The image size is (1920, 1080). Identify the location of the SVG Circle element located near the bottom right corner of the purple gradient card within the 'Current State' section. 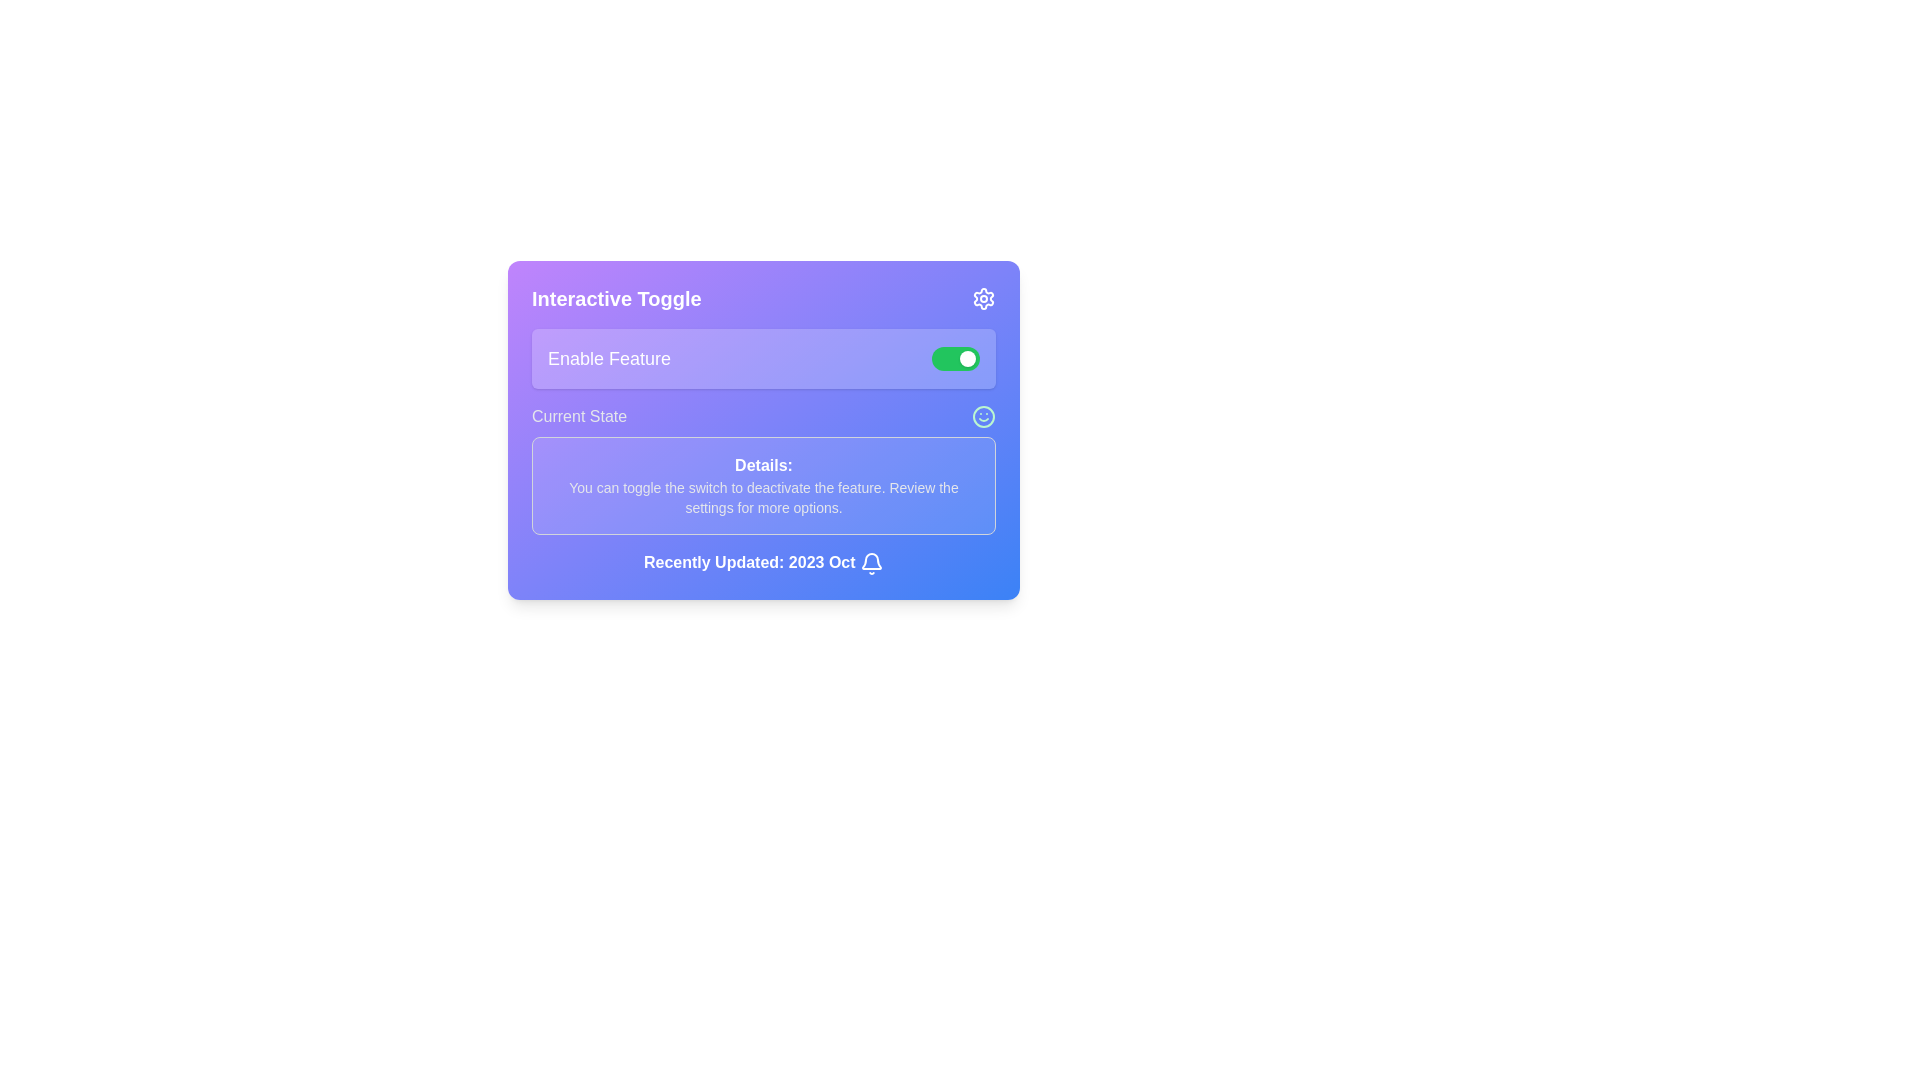
(983, 415).